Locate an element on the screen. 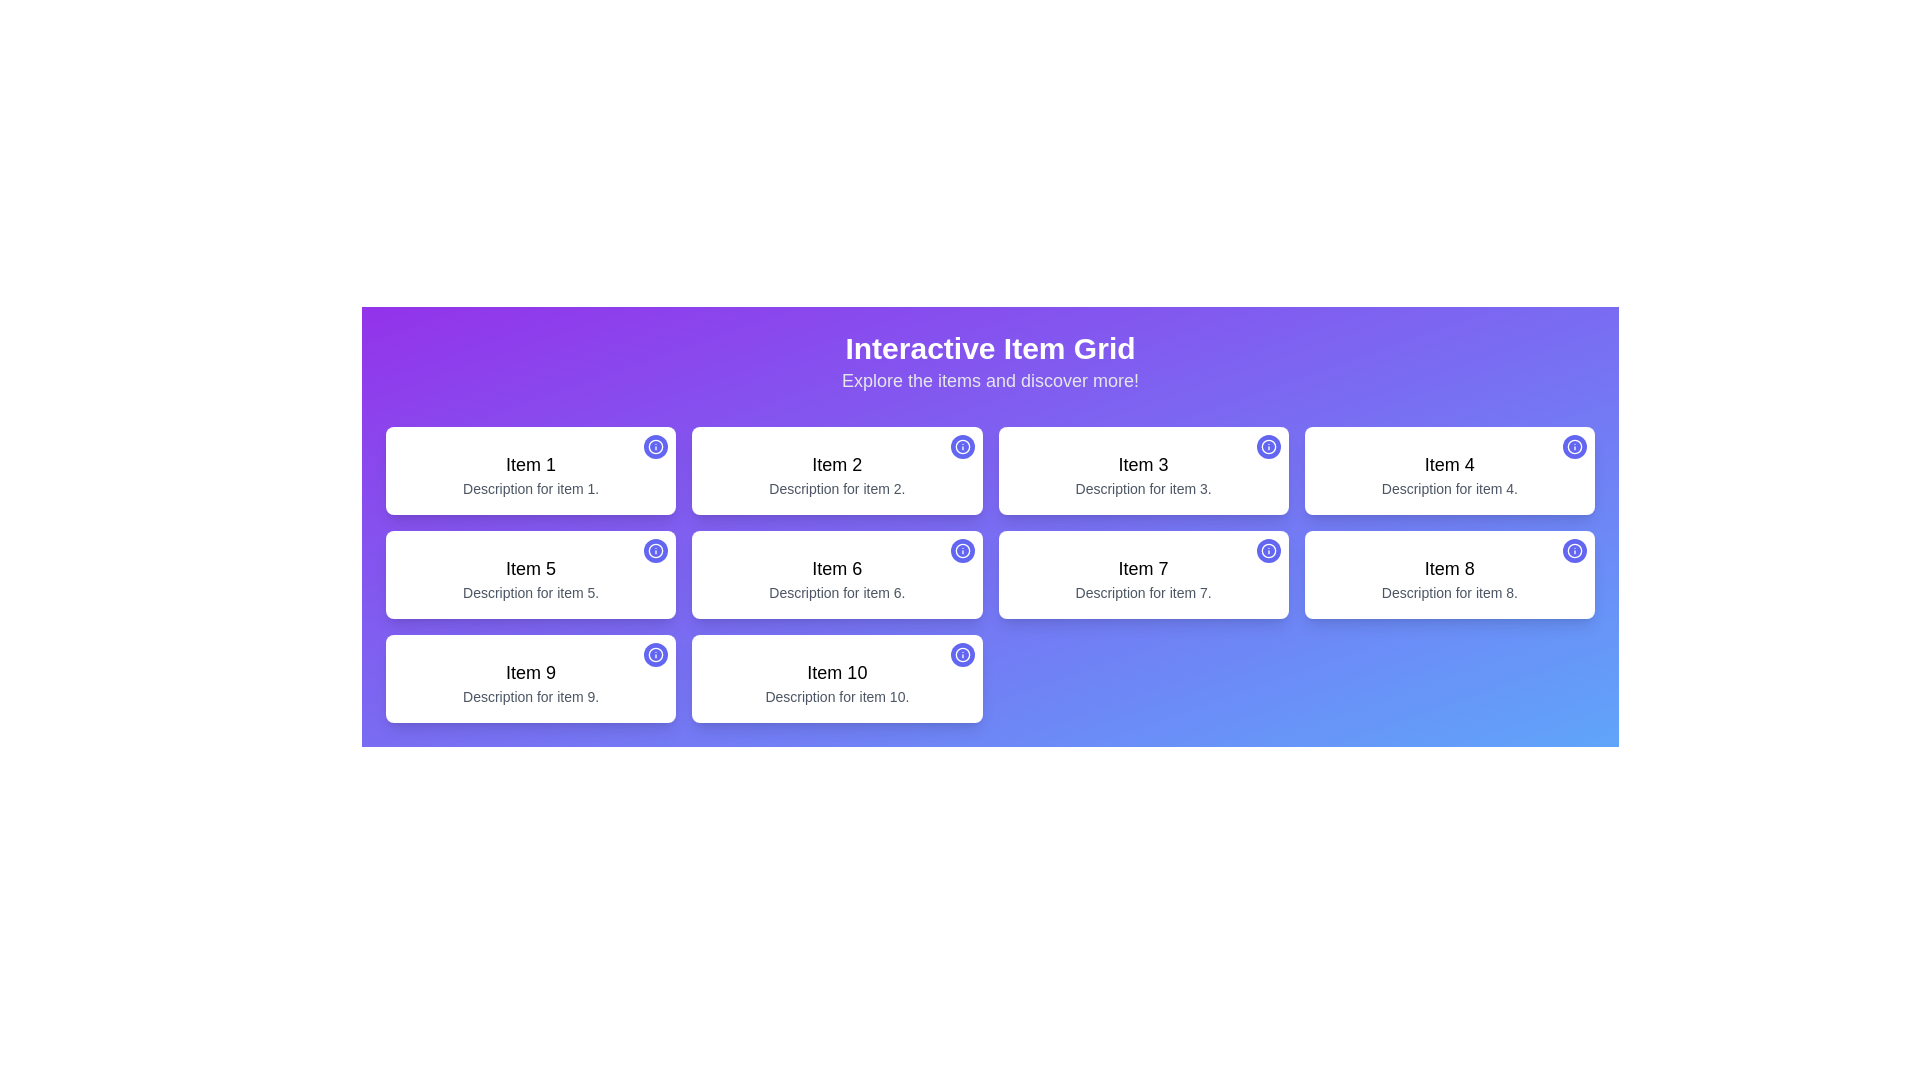 The width and height of the screenshot is (1920, 1080). the text block containing the phrase 'Description for item 8.' located within the card for 'Item 8' in the interactive item grid is located at coordinates (1449, 592).